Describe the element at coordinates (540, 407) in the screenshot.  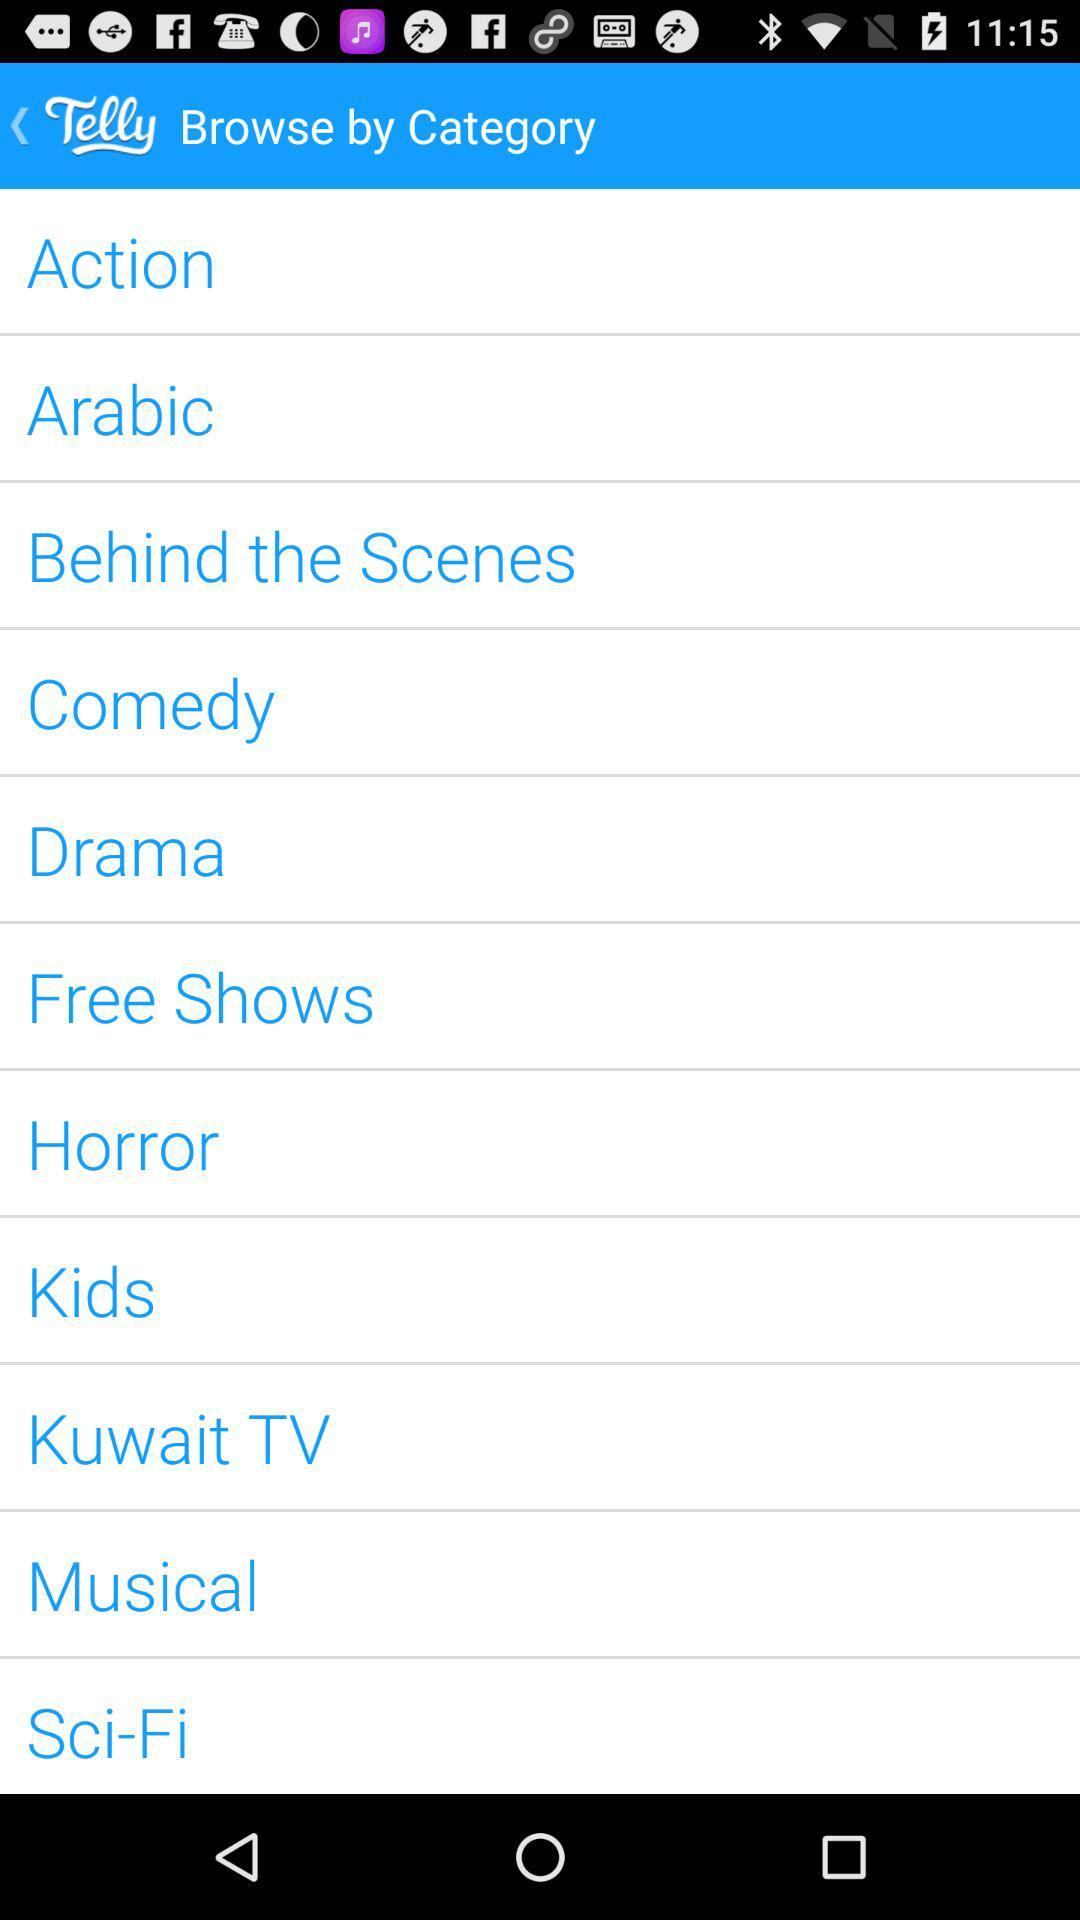
I see `icon below action` at that location.